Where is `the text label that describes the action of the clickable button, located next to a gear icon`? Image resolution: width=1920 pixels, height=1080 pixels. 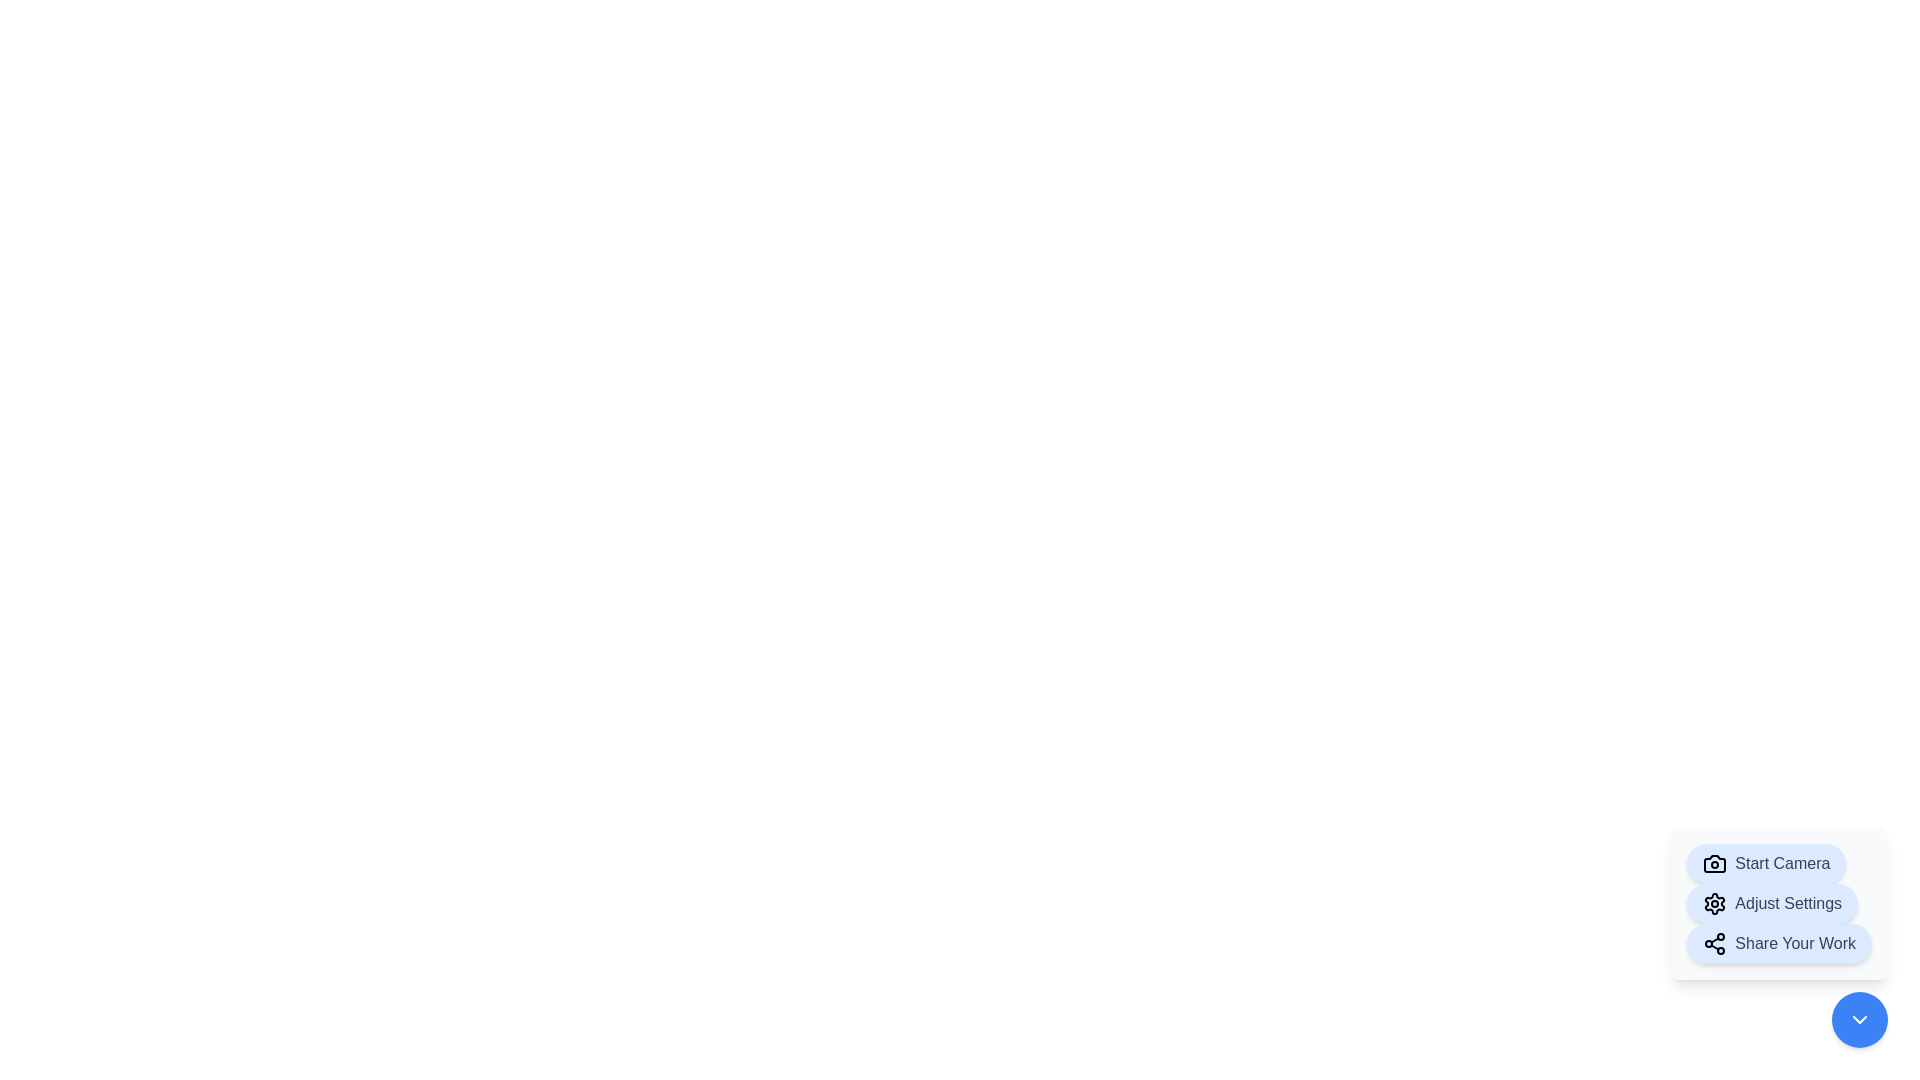
the text label that describes the action of the clickable button, located next to a gear icon is located at coordinates (1788, 903).